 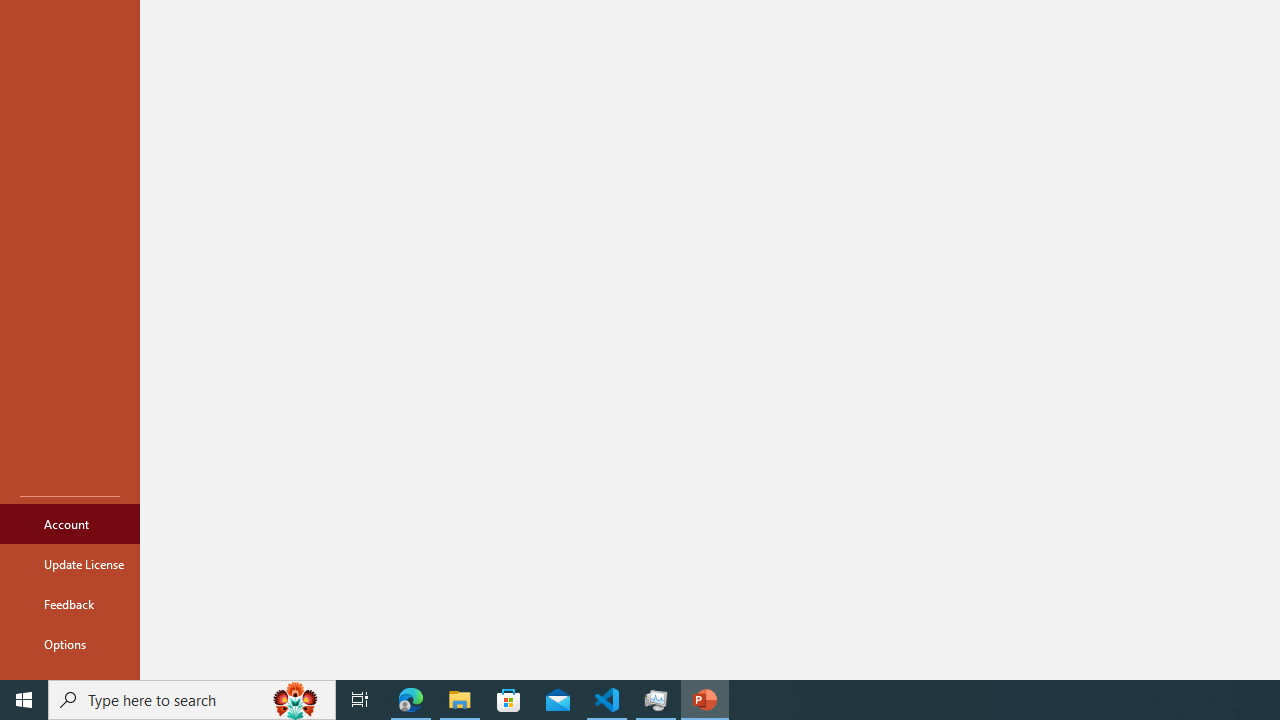 What do you see at coordinates (294, 698) in the screenshot?
I see `'Search highlights icon opens search home window'` at bounding box center [294, 698].